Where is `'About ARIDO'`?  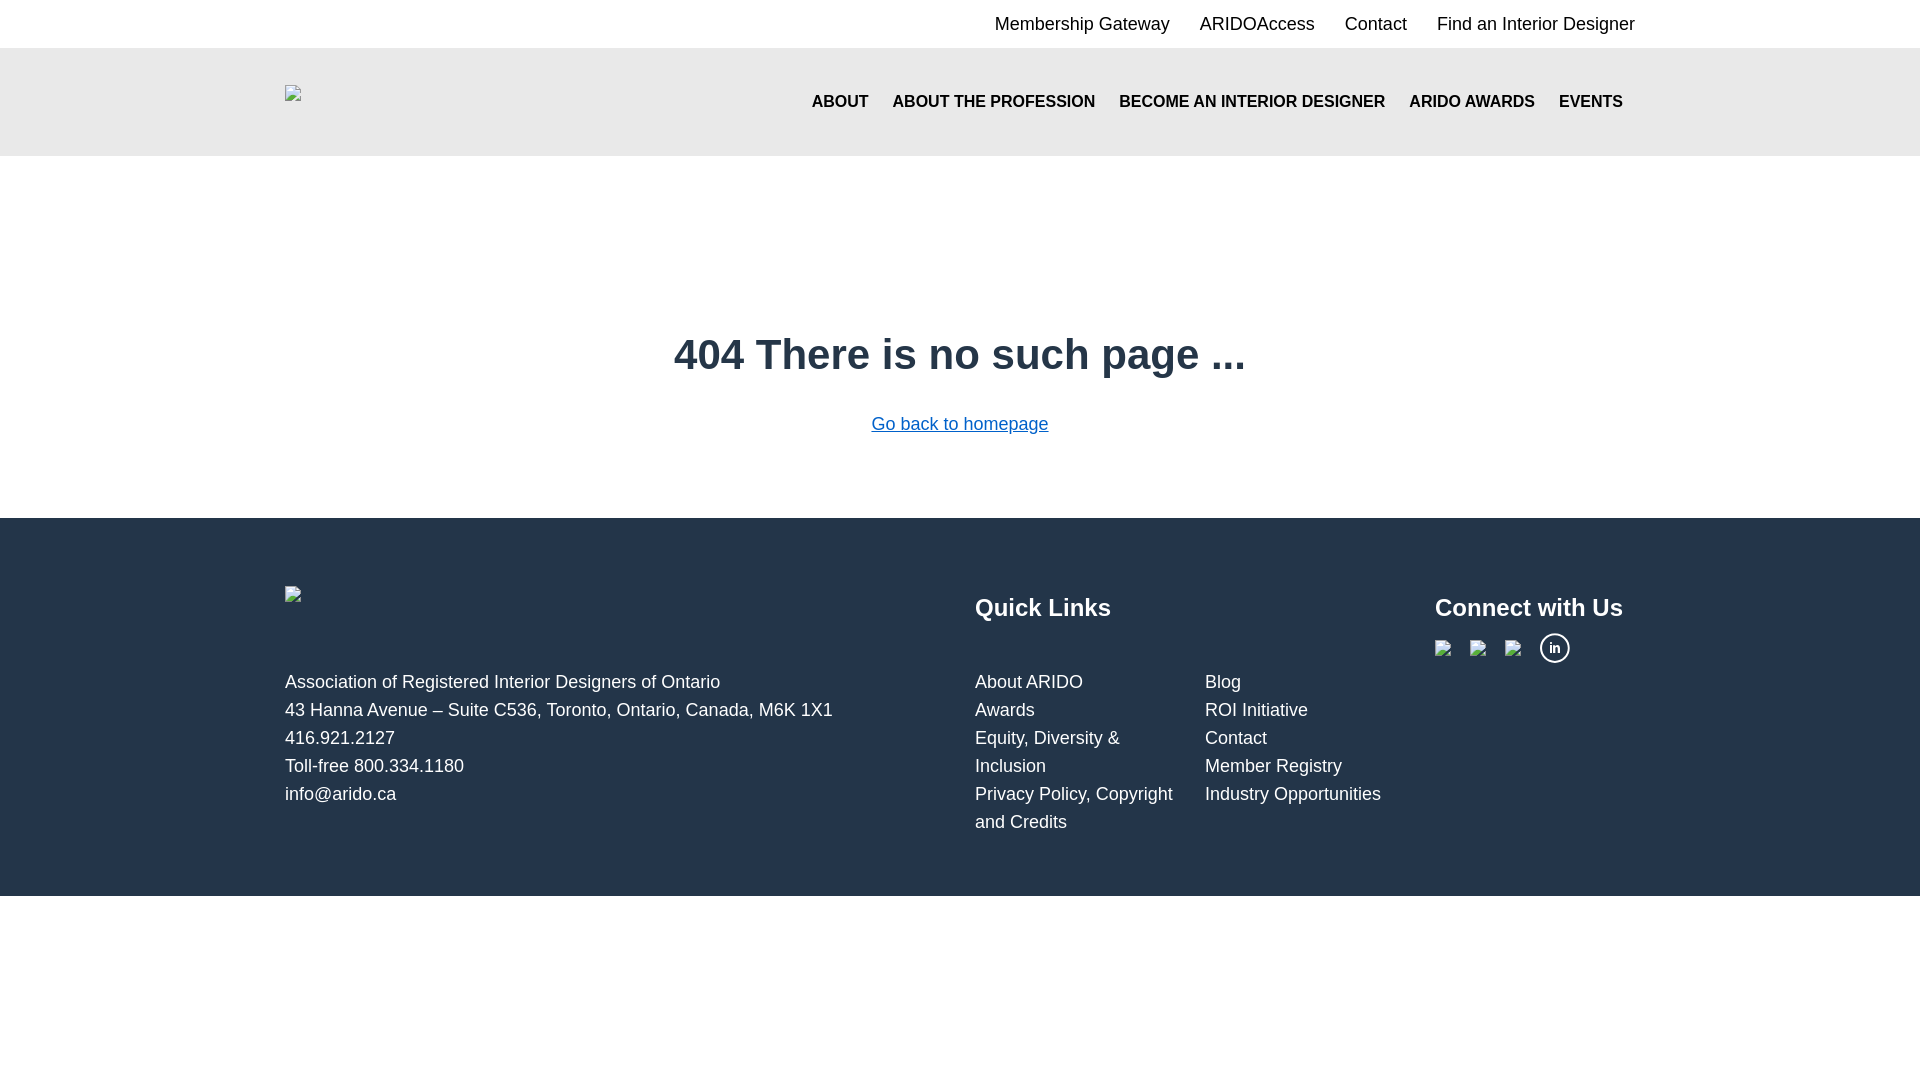
'About ARIDO' is located at coordinates (1028, 681).